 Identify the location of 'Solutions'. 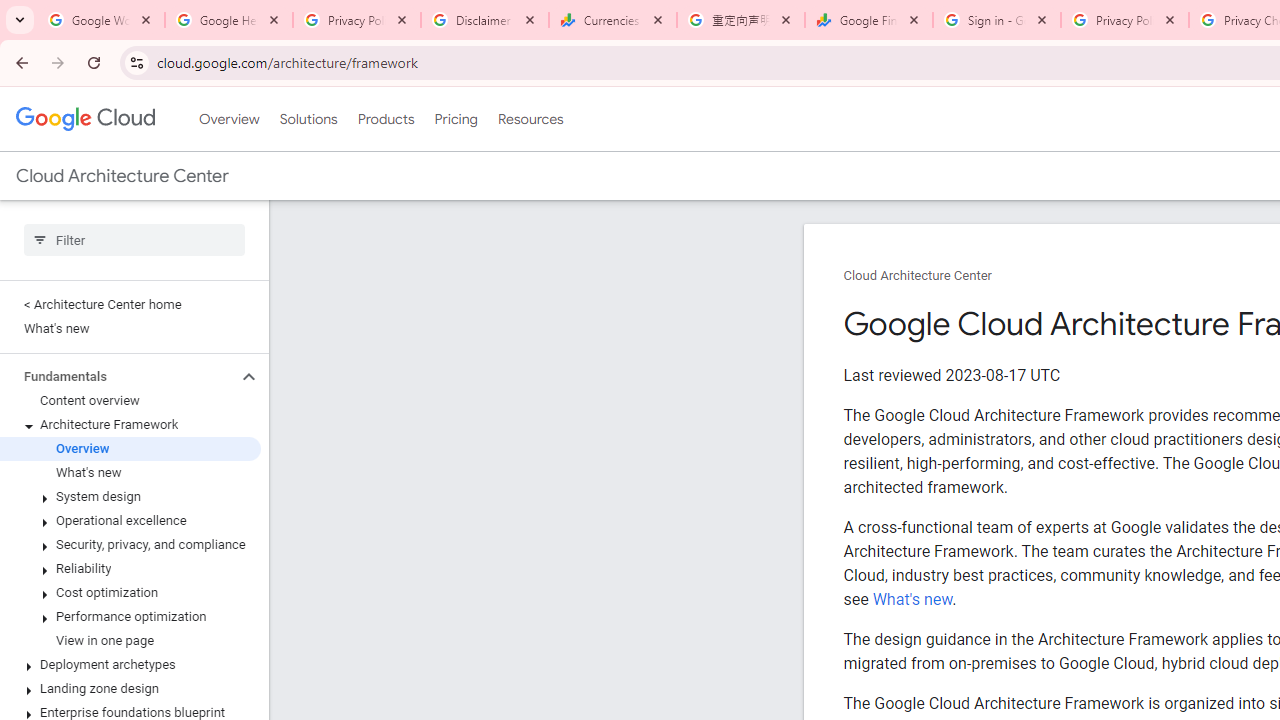
(307, 119).